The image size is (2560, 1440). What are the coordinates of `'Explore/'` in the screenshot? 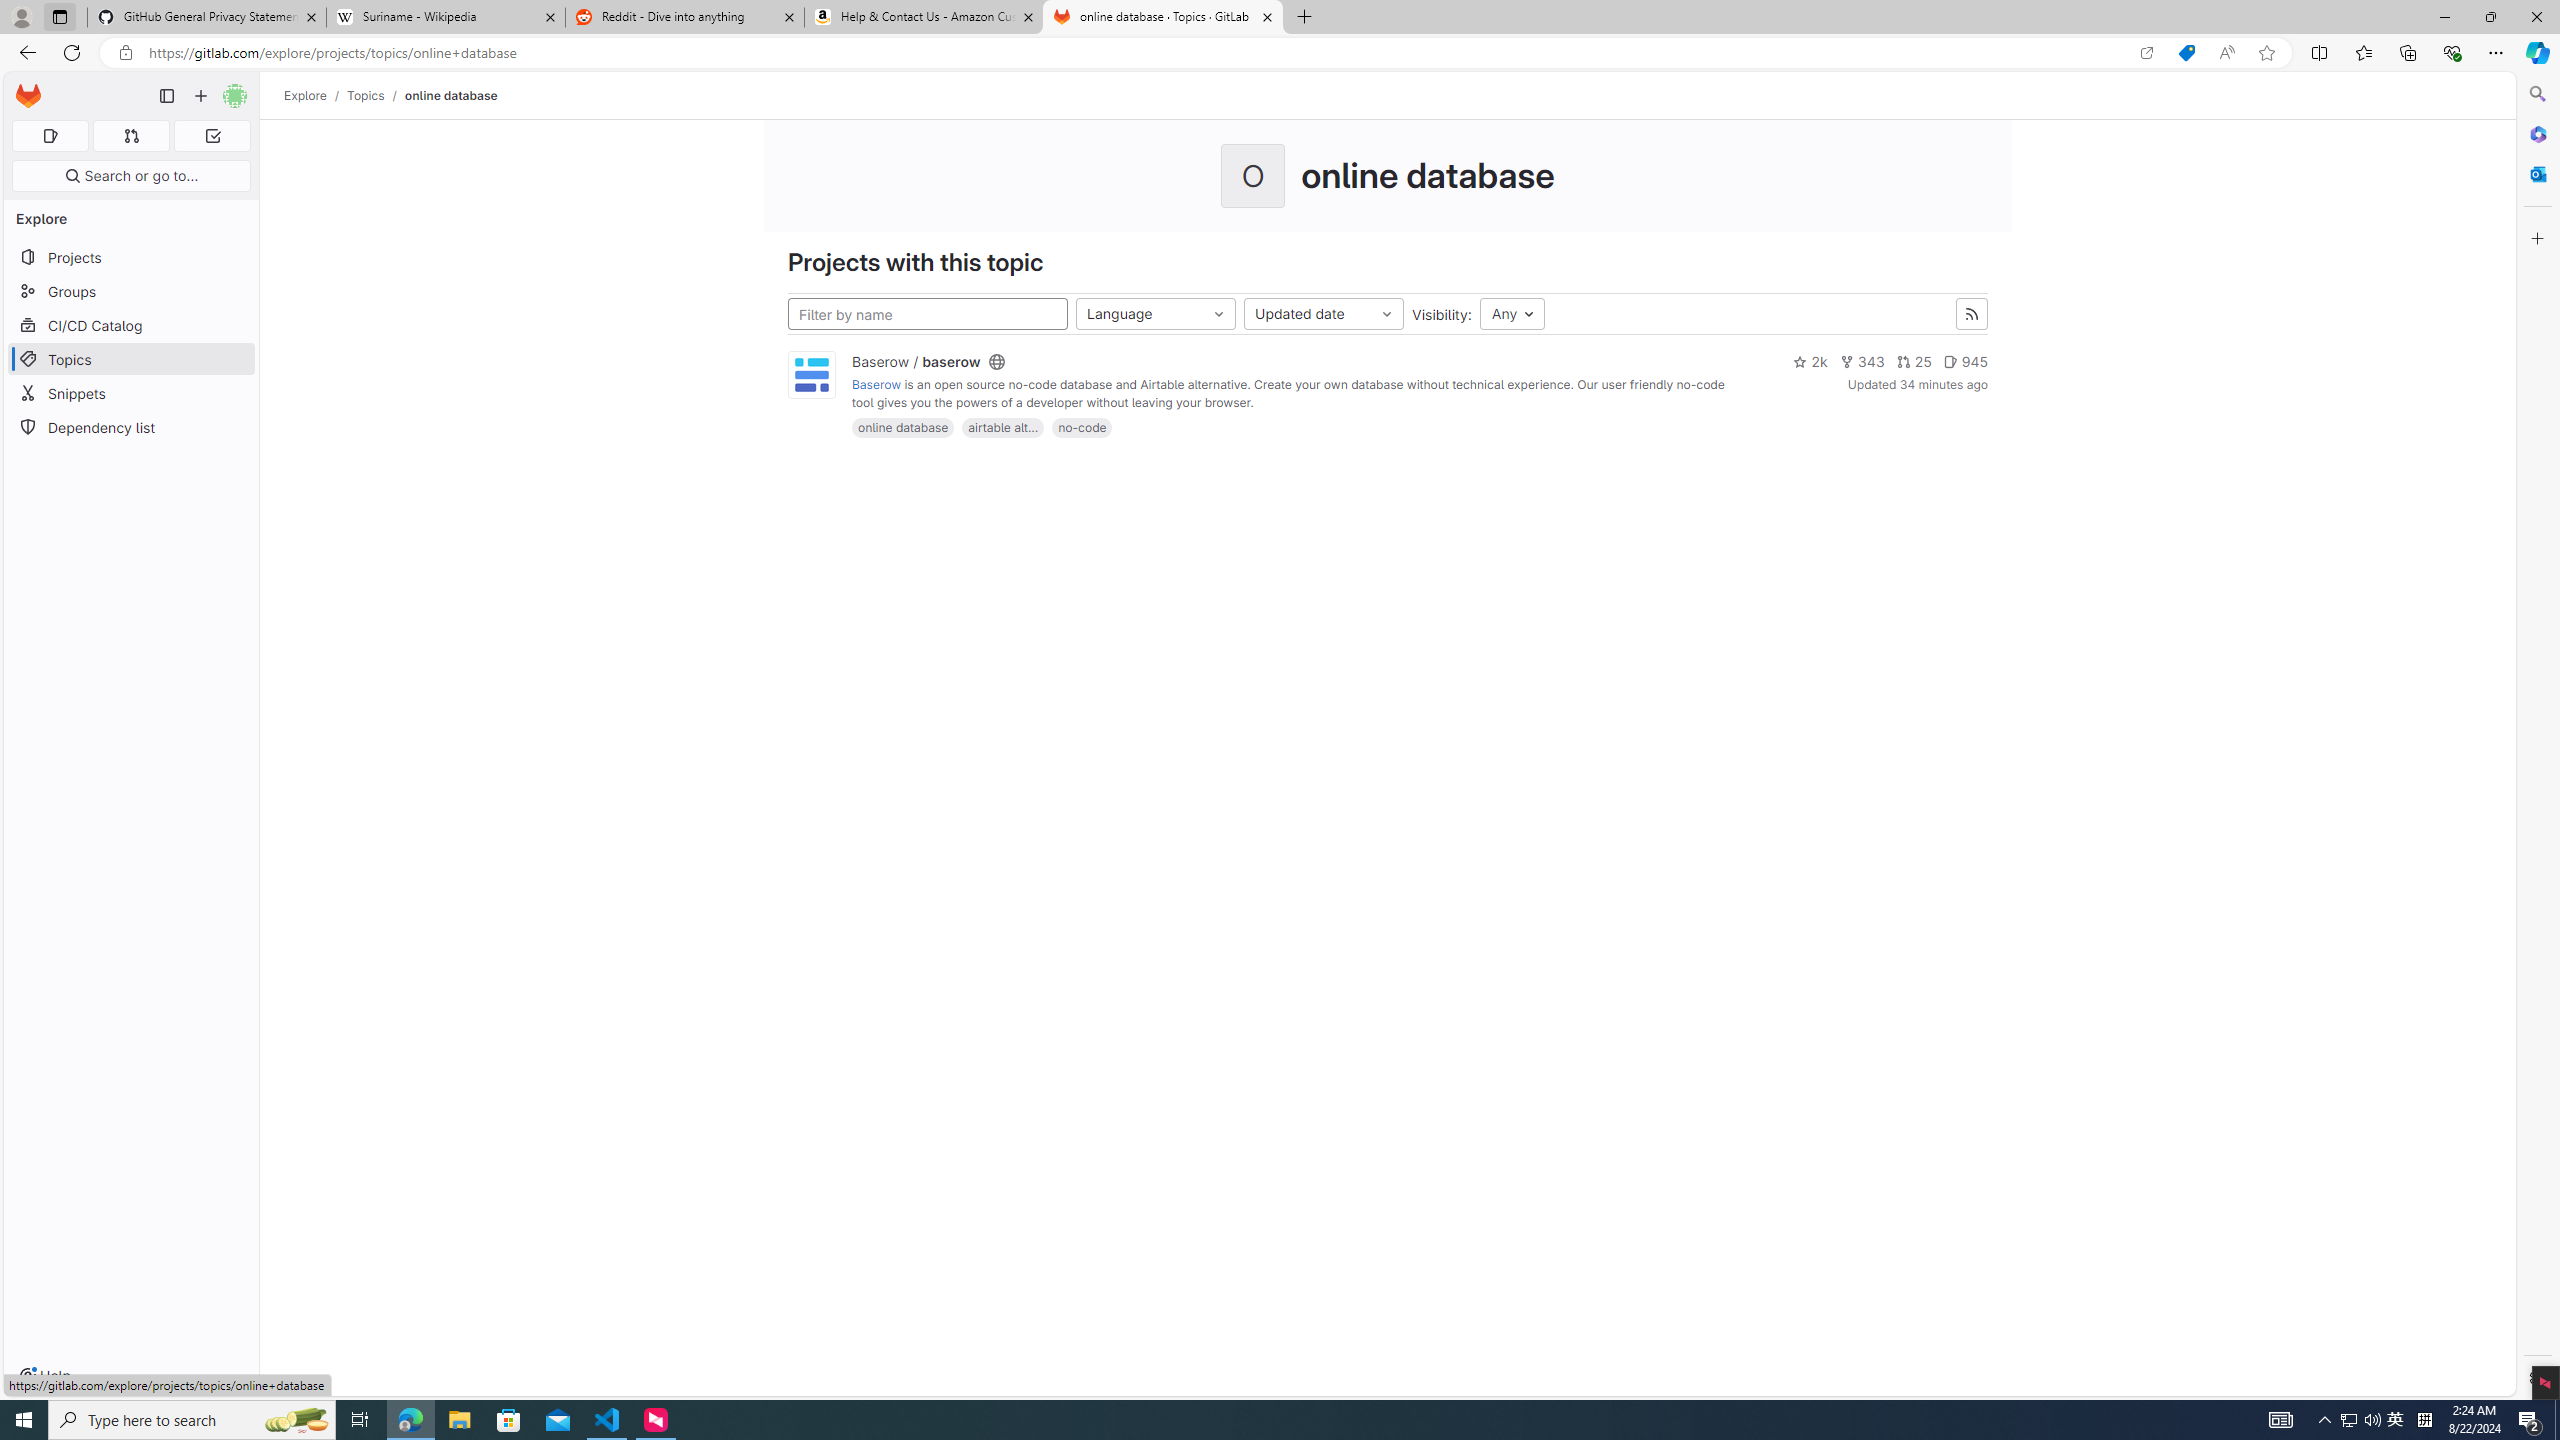 It's located at (315, 95).